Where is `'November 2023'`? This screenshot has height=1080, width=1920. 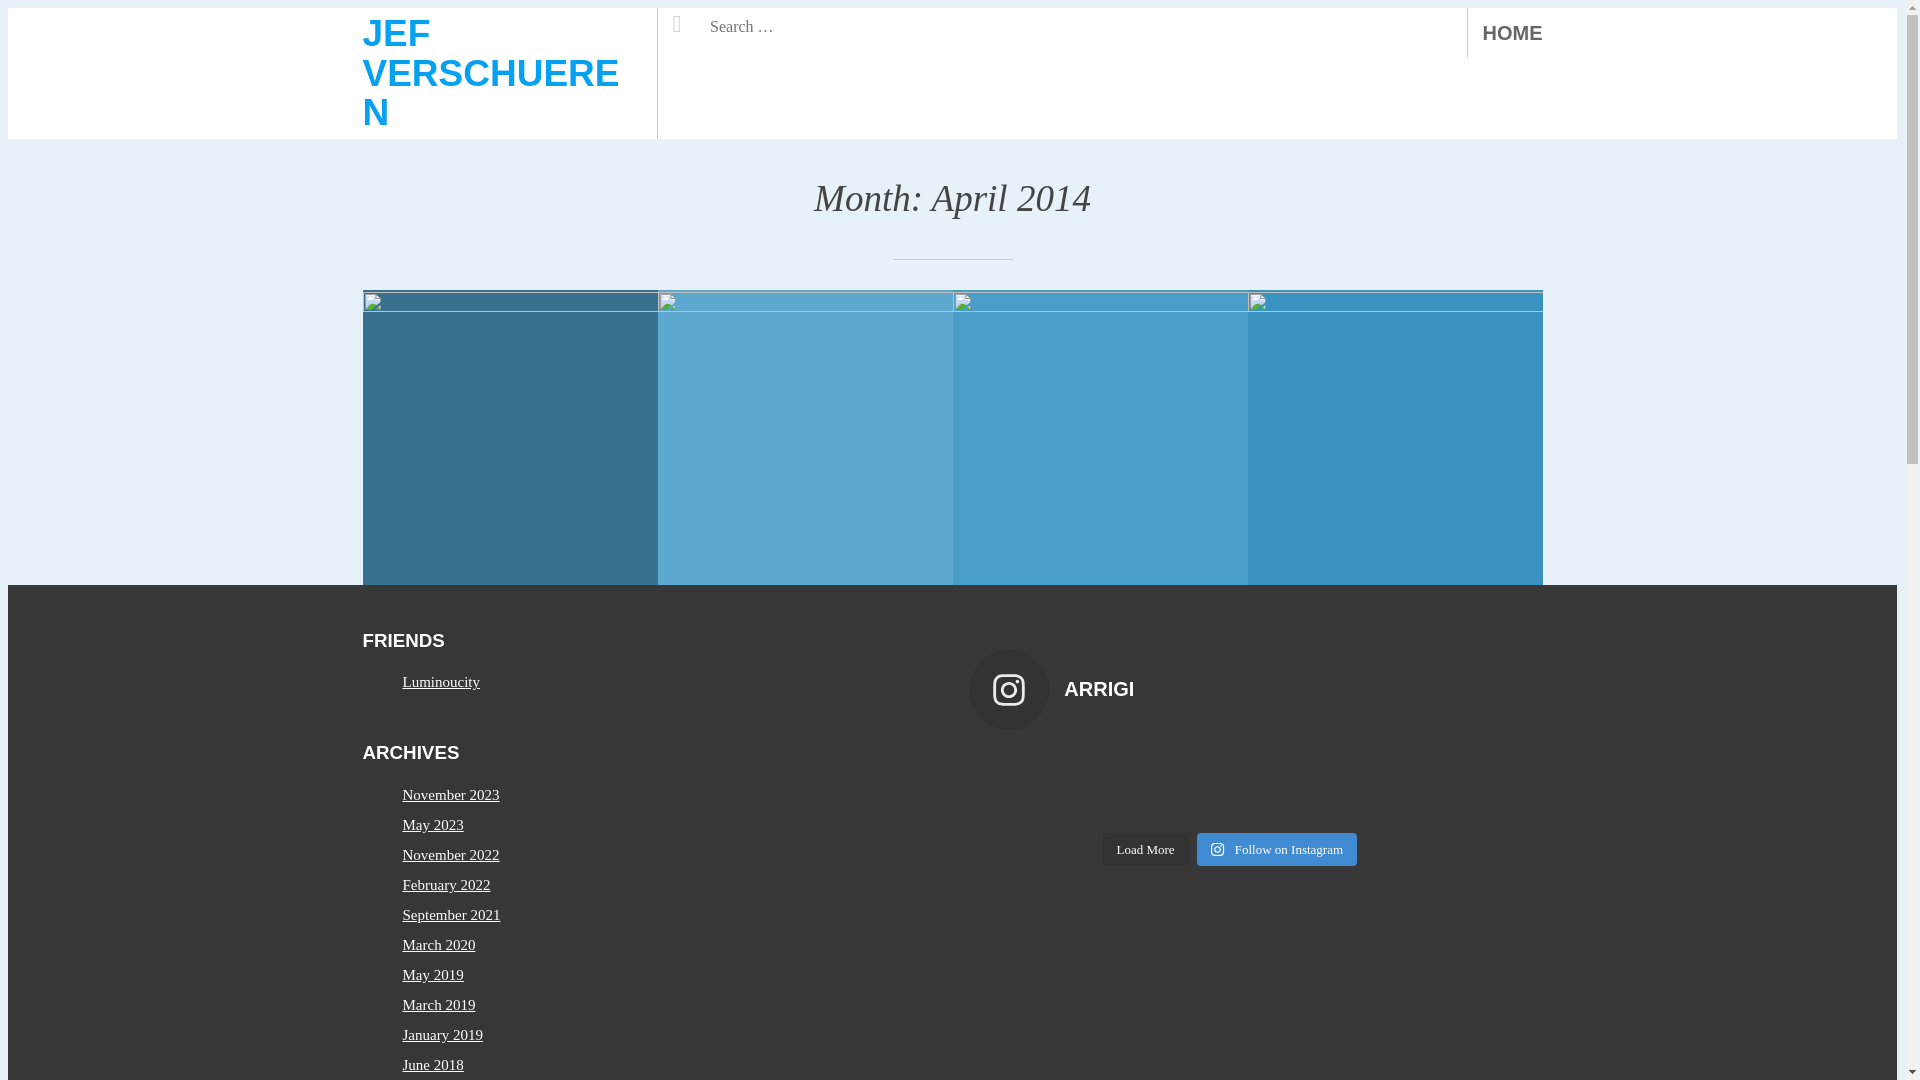
'November 2023' is located at coordinates (449, 793).